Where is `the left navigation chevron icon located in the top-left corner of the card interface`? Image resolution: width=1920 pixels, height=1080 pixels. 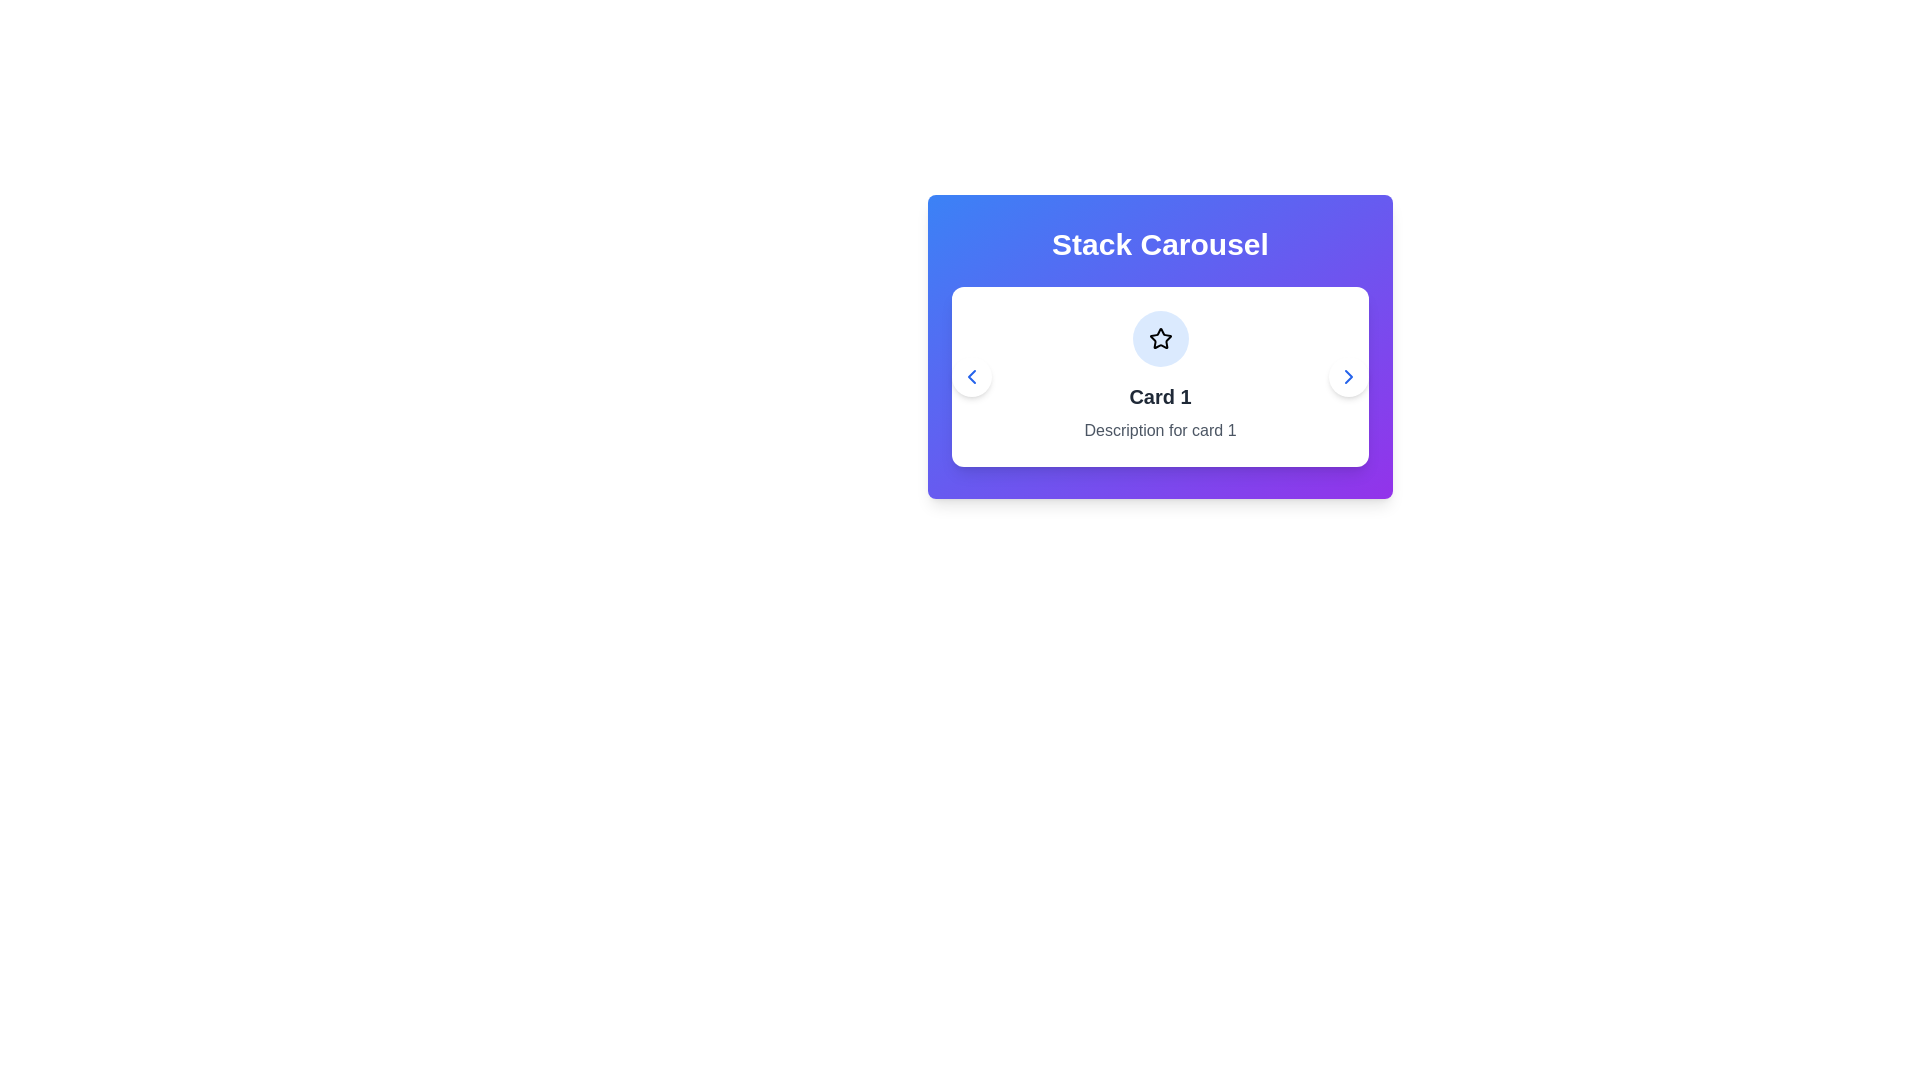 the left navigation chevron icon located in the top-left corner of the card interface is located at coordinates (971, 377).